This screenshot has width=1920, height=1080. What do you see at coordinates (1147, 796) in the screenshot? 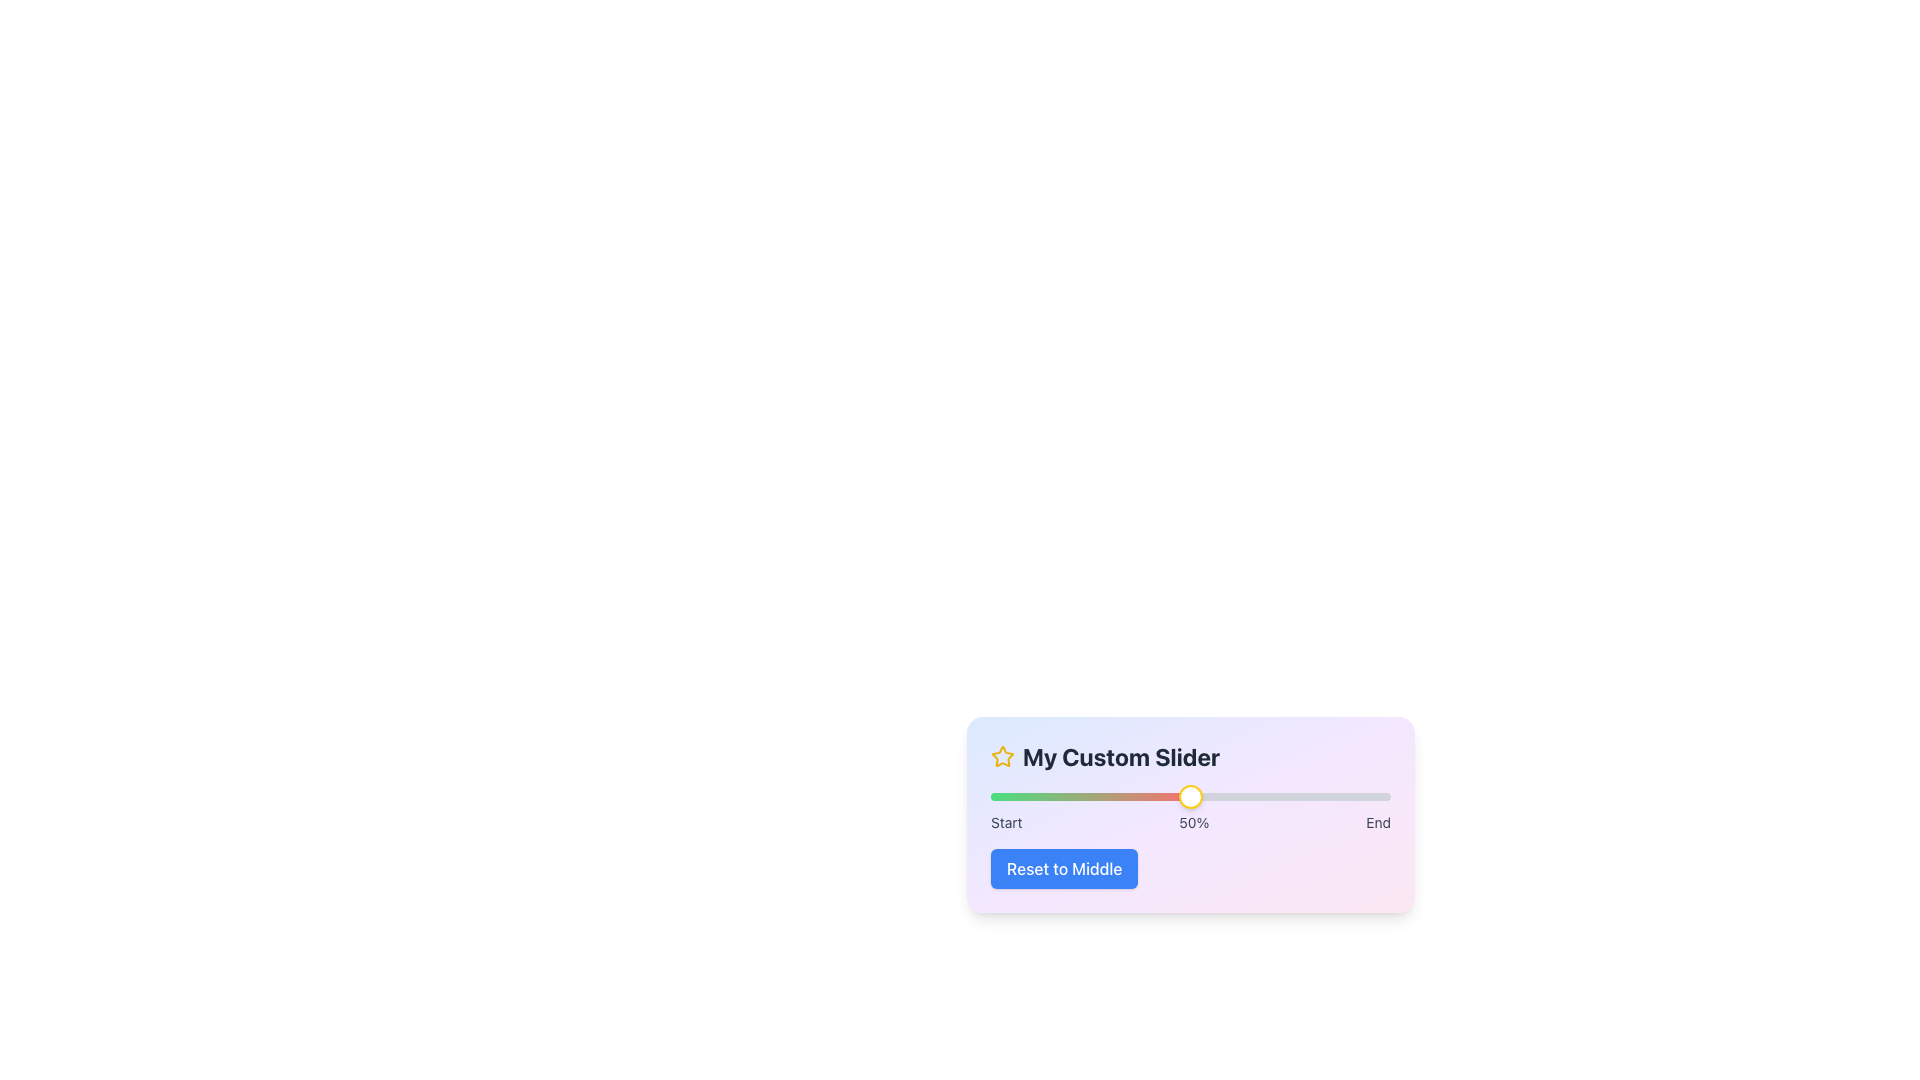
I see `the slider` at bounding box center [1147, 796].